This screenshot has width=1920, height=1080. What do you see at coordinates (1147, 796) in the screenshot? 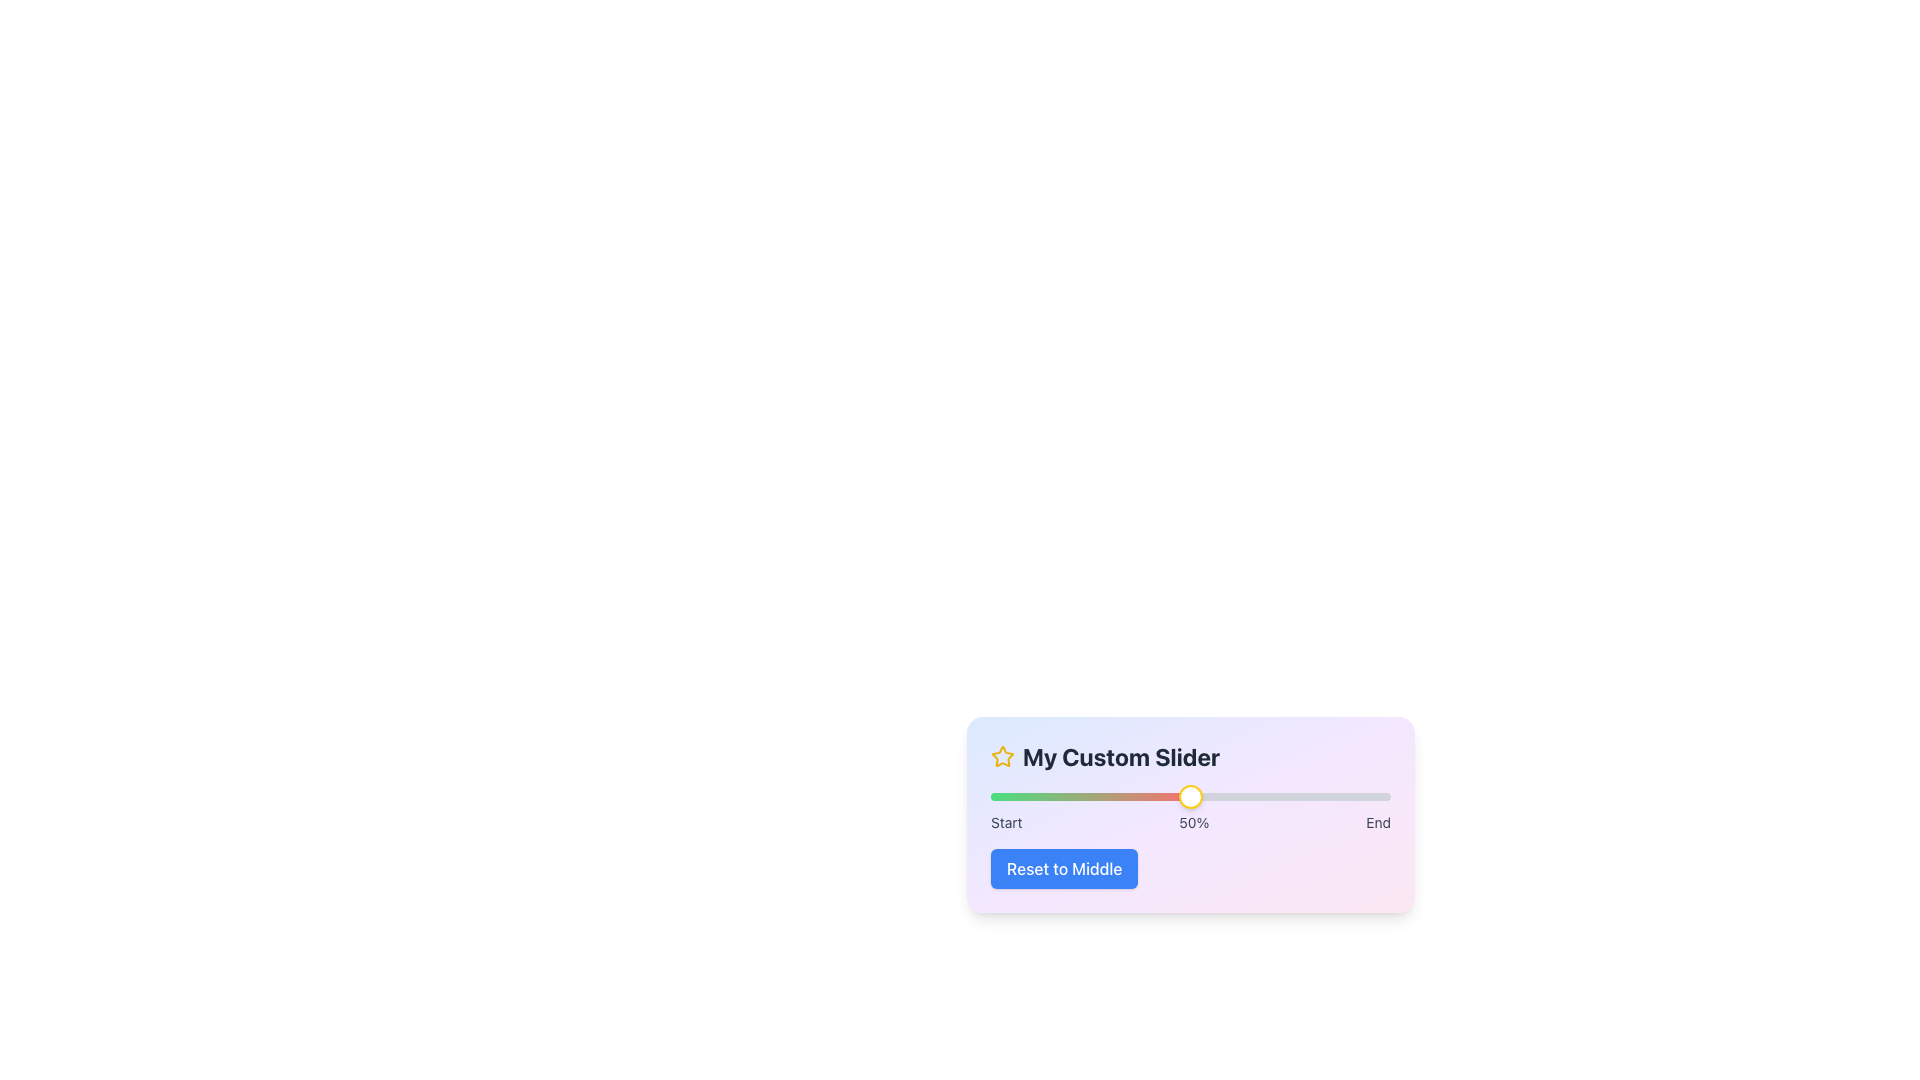
I see `the slider` at bounding box center [1147, 796].